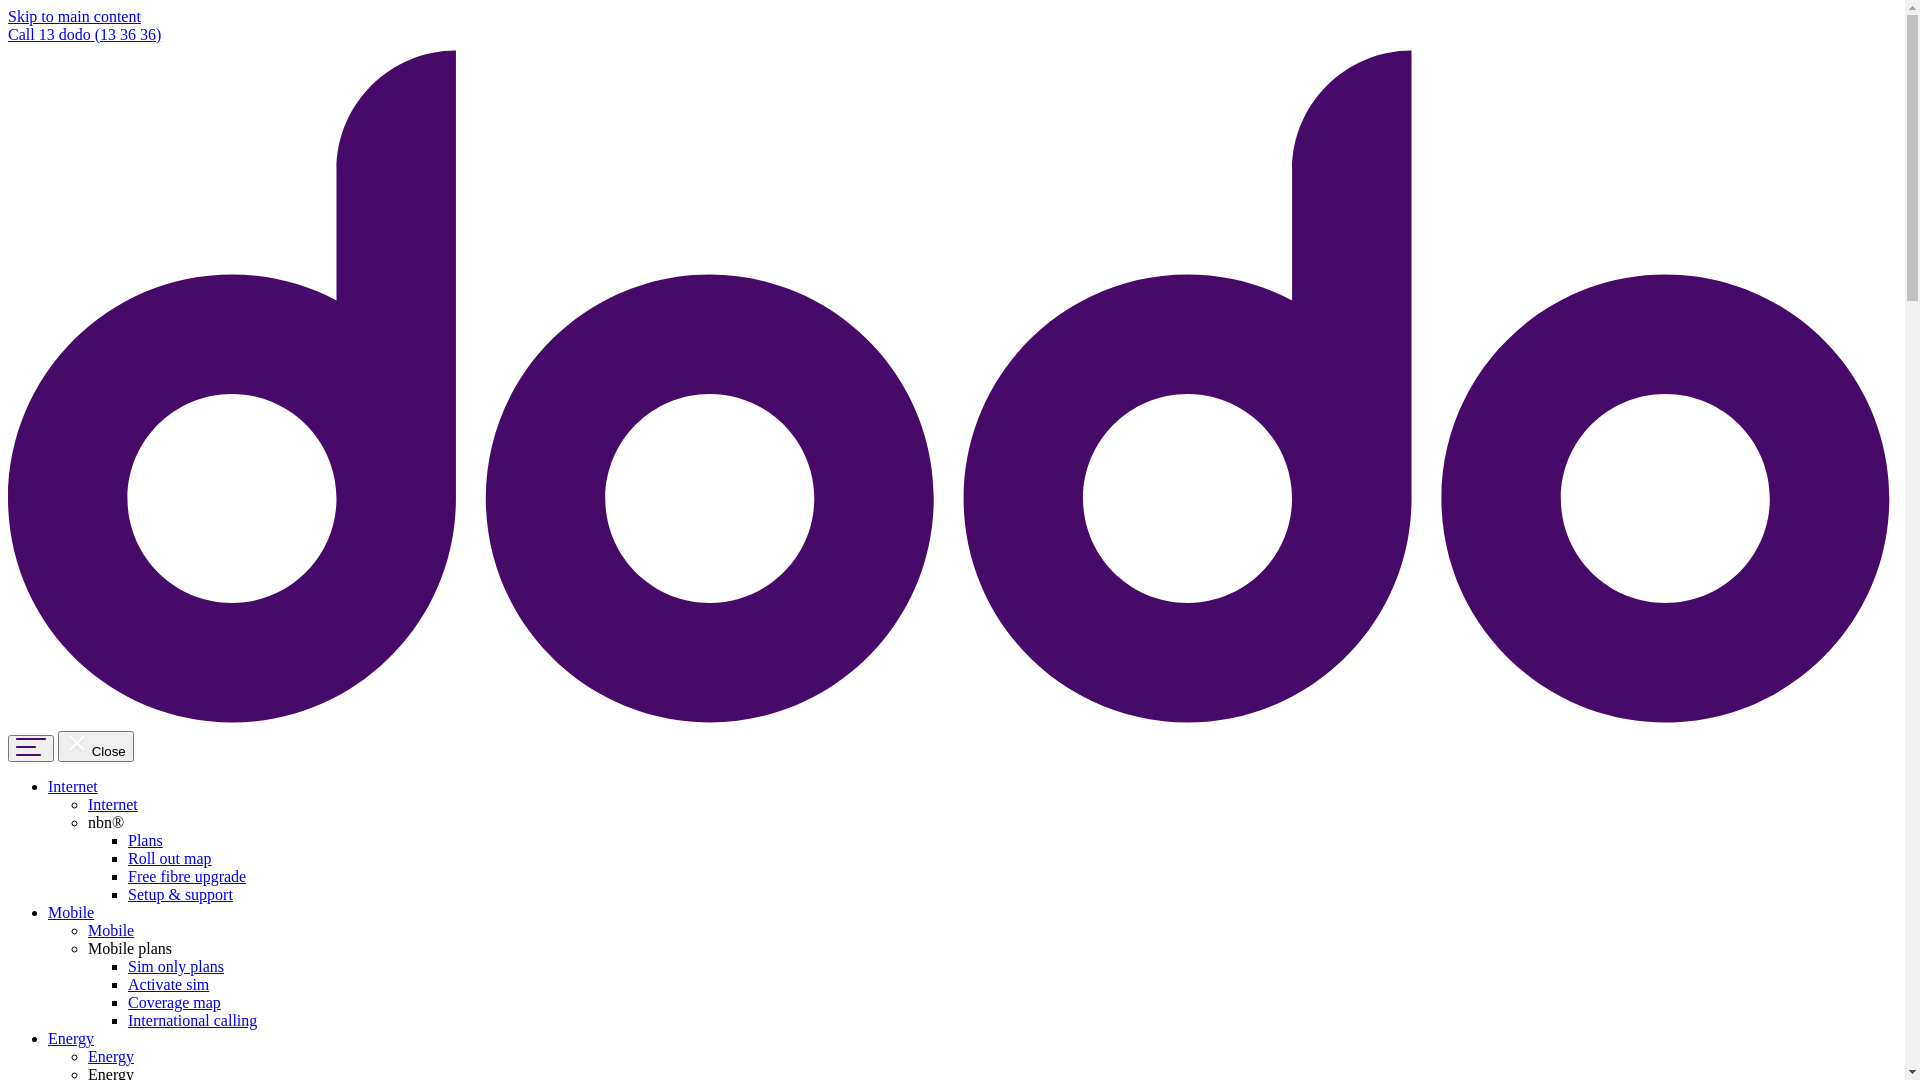 Image resolution: width=1920 pixels, height=1080 pixels. I want to click on 'Activate sim', so click(168, 983).